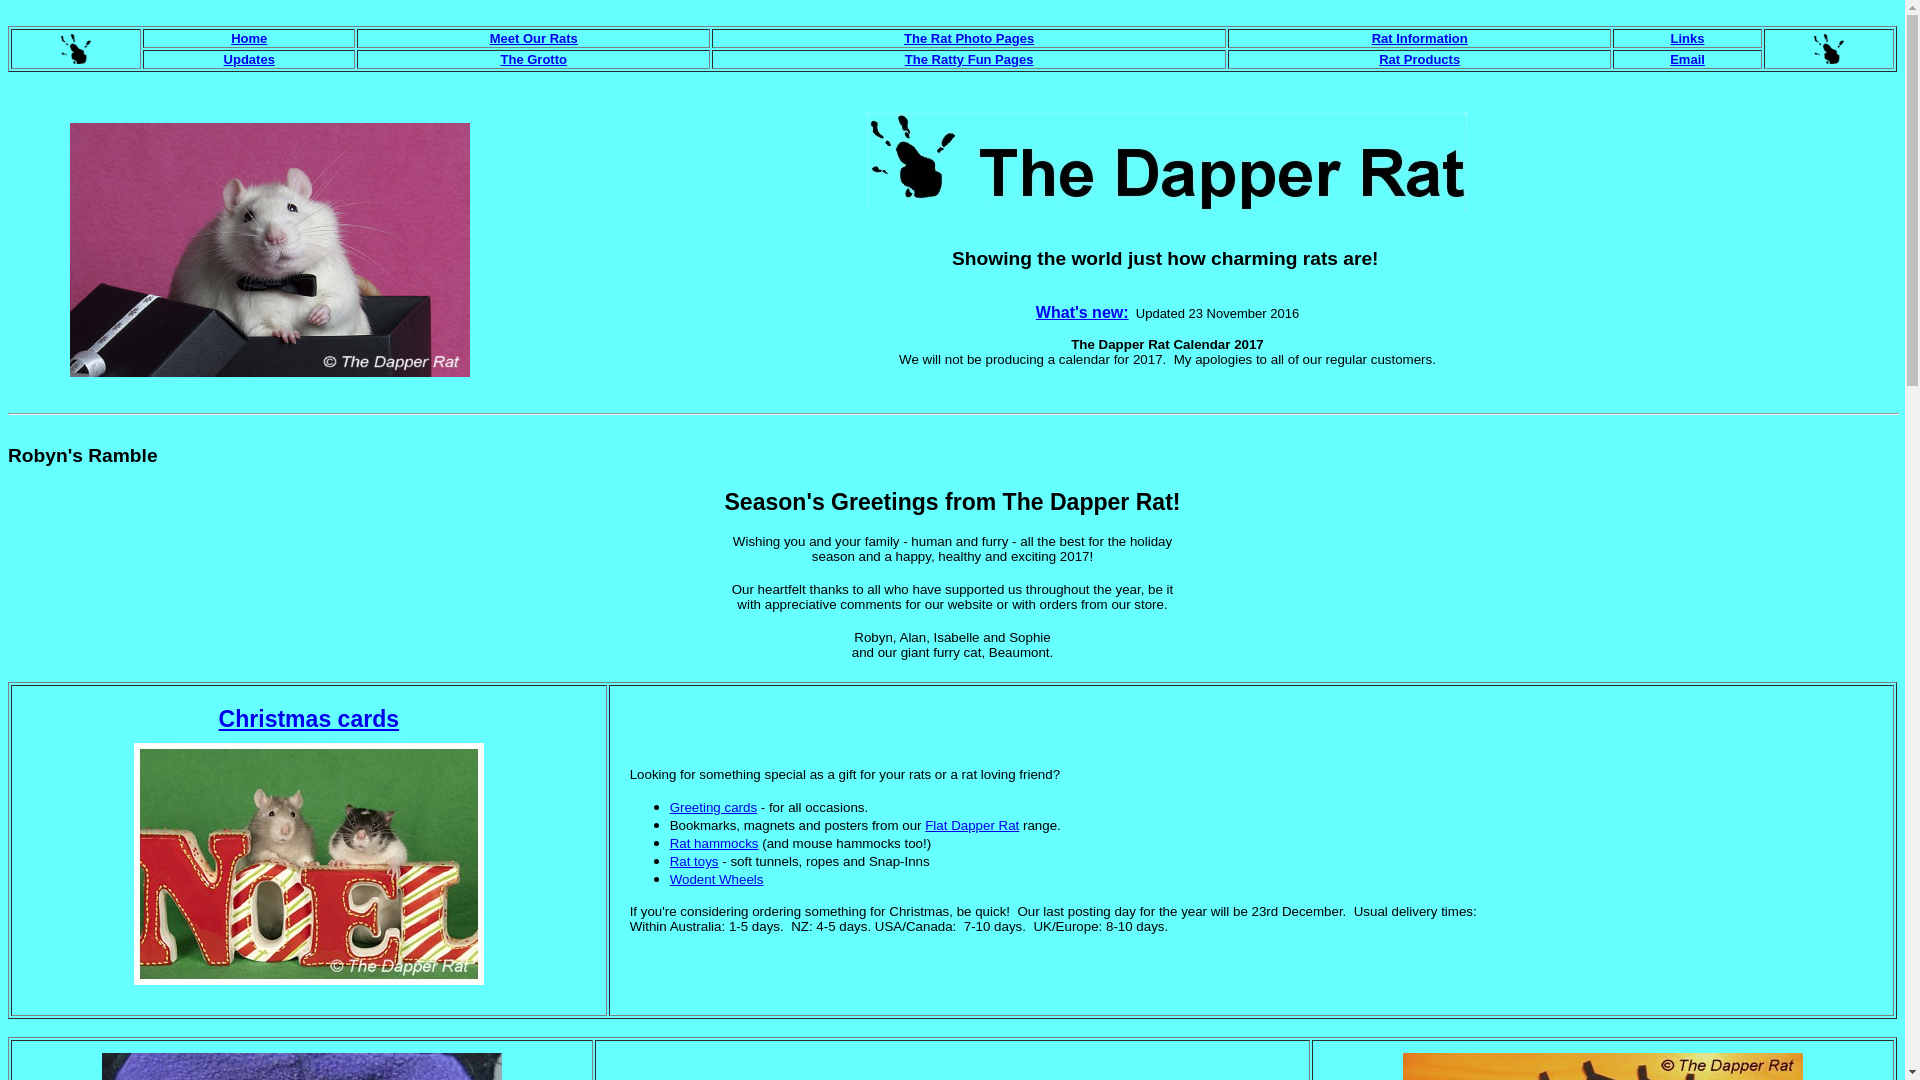  I want to click on 'Meet Our Rats', so click(533, 38).